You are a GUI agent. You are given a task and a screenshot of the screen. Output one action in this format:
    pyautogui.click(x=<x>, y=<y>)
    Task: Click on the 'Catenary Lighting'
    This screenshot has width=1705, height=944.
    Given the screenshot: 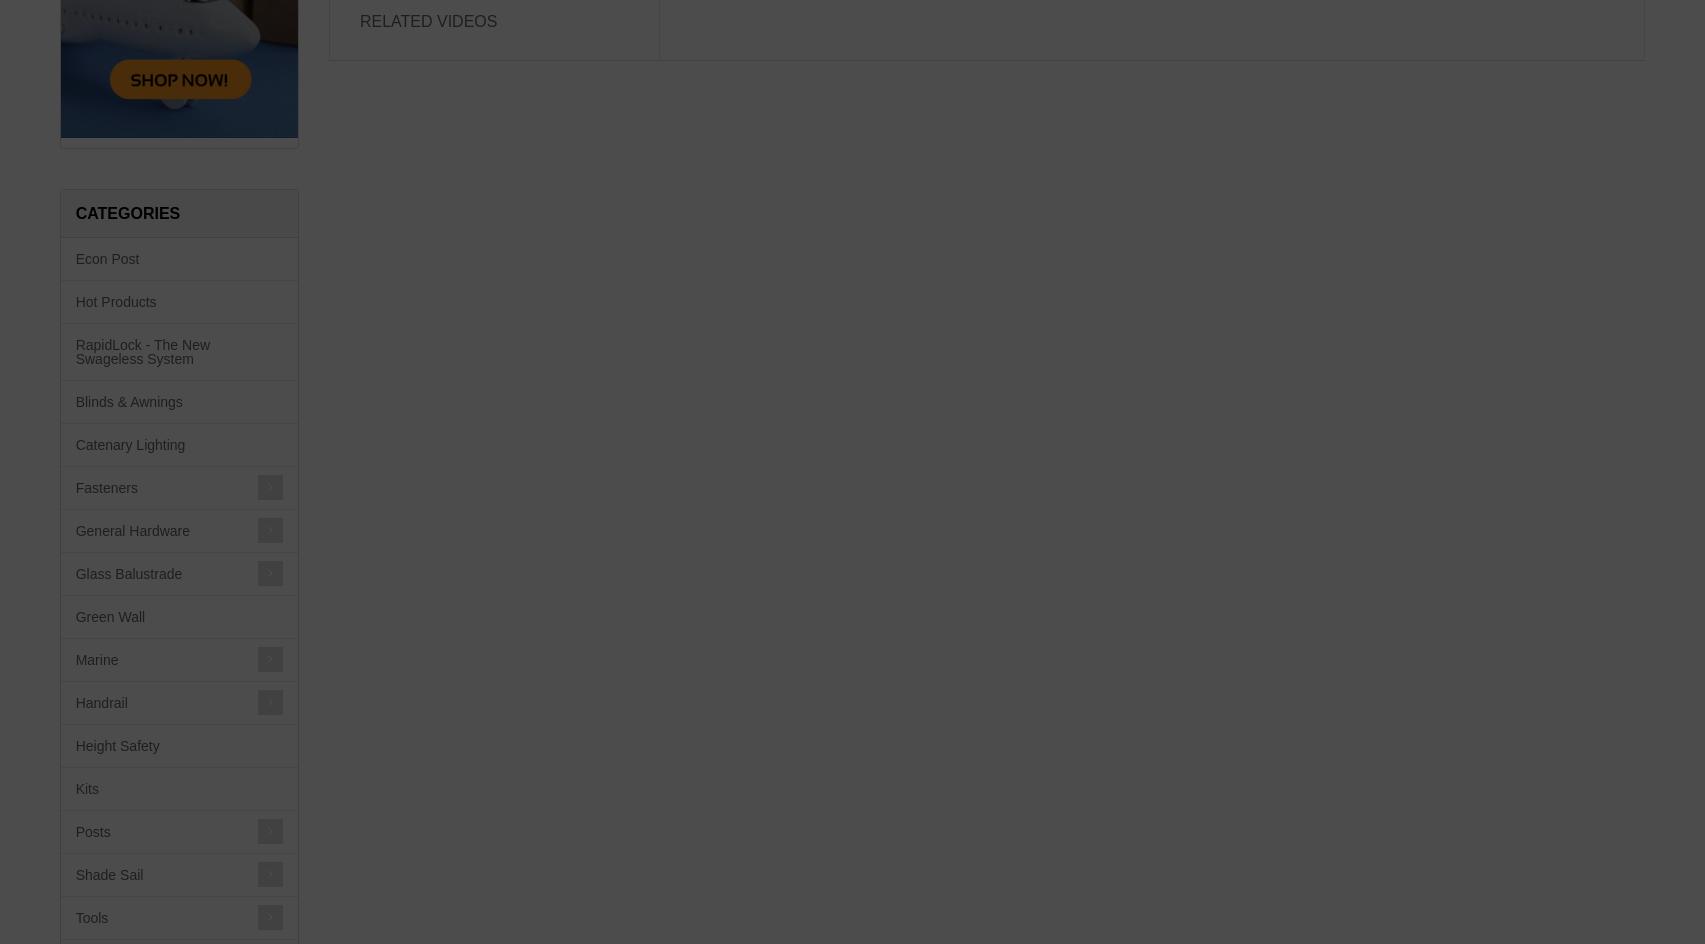 What is the action you would take?
    pyautogui.click(x=129, y=444)
    